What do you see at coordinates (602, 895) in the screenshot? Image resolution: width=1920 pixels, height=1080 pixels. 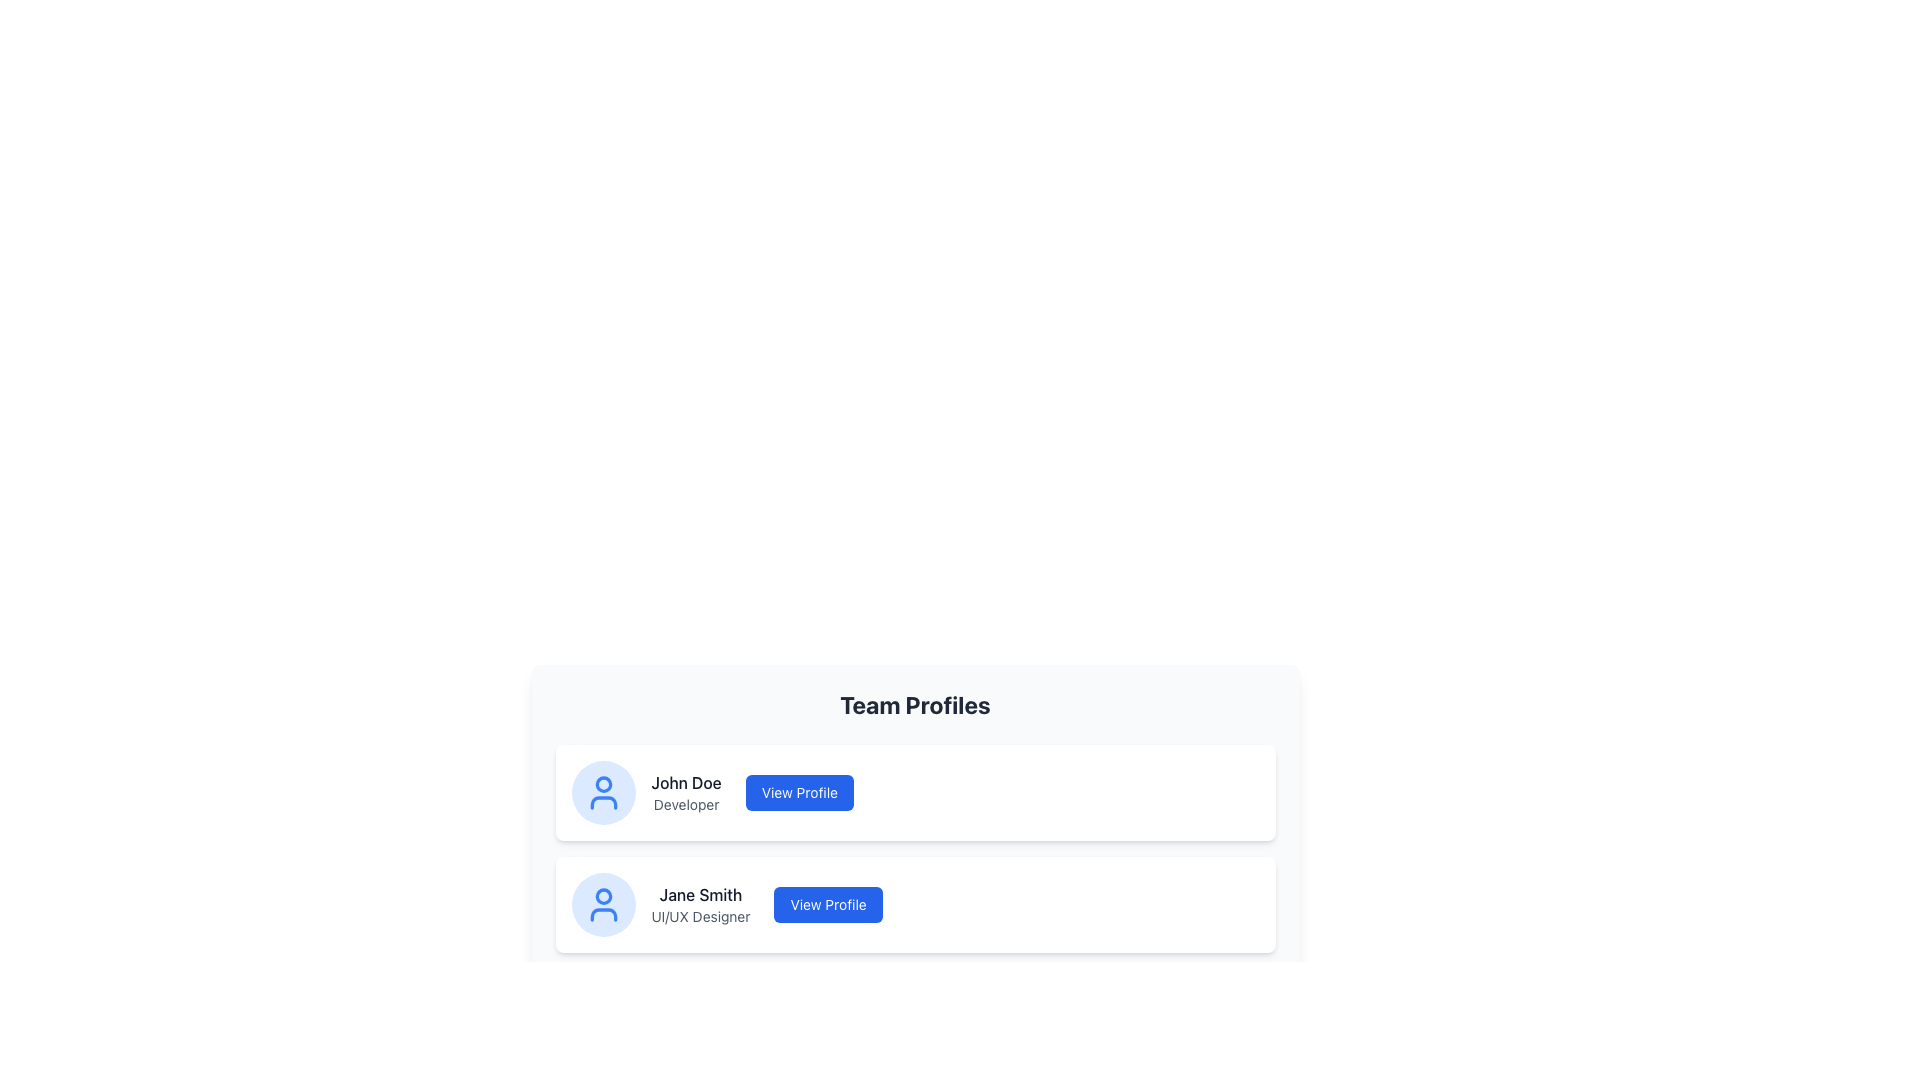 I see `the small circular graphic component that is centrally located within the user profile icon, serving as a visual indicator` at bounding box center [602, 895].